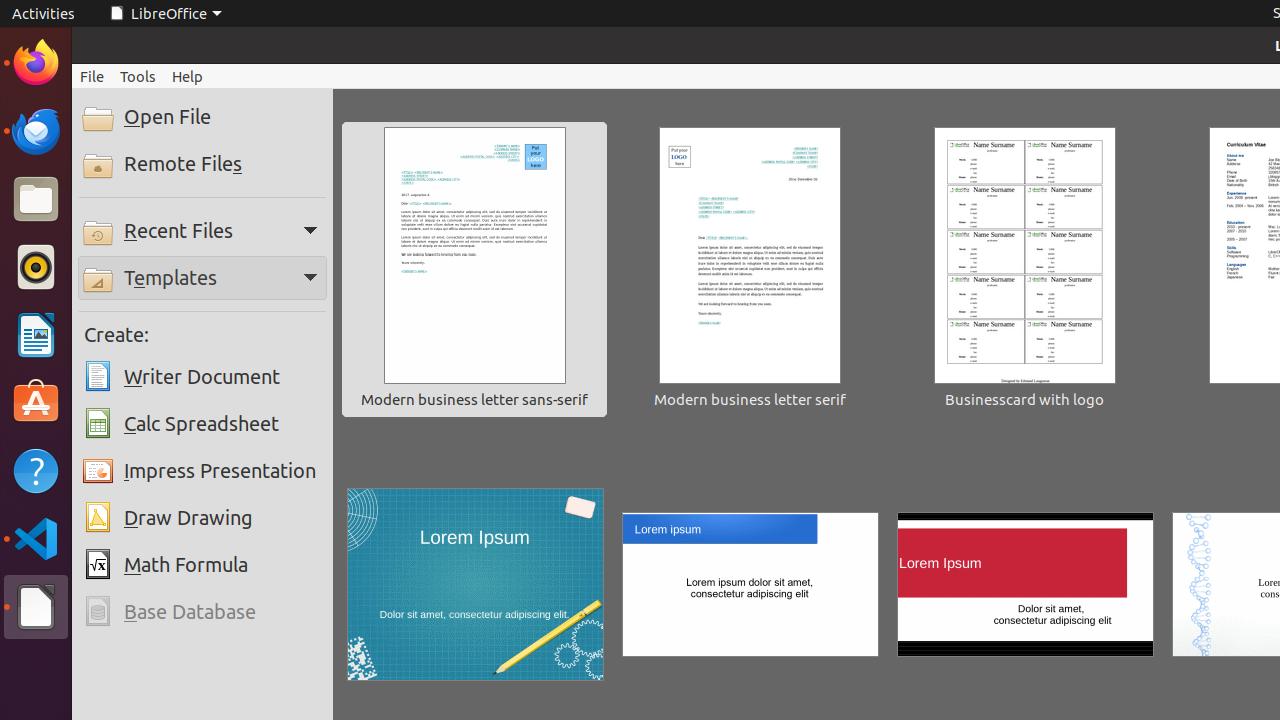 The height and width of the screenshot is (720, 1280). What do you see at coordinates (202, 611) in the screenshot?
I see `'Base Database'` at bounding box center [202, 611].